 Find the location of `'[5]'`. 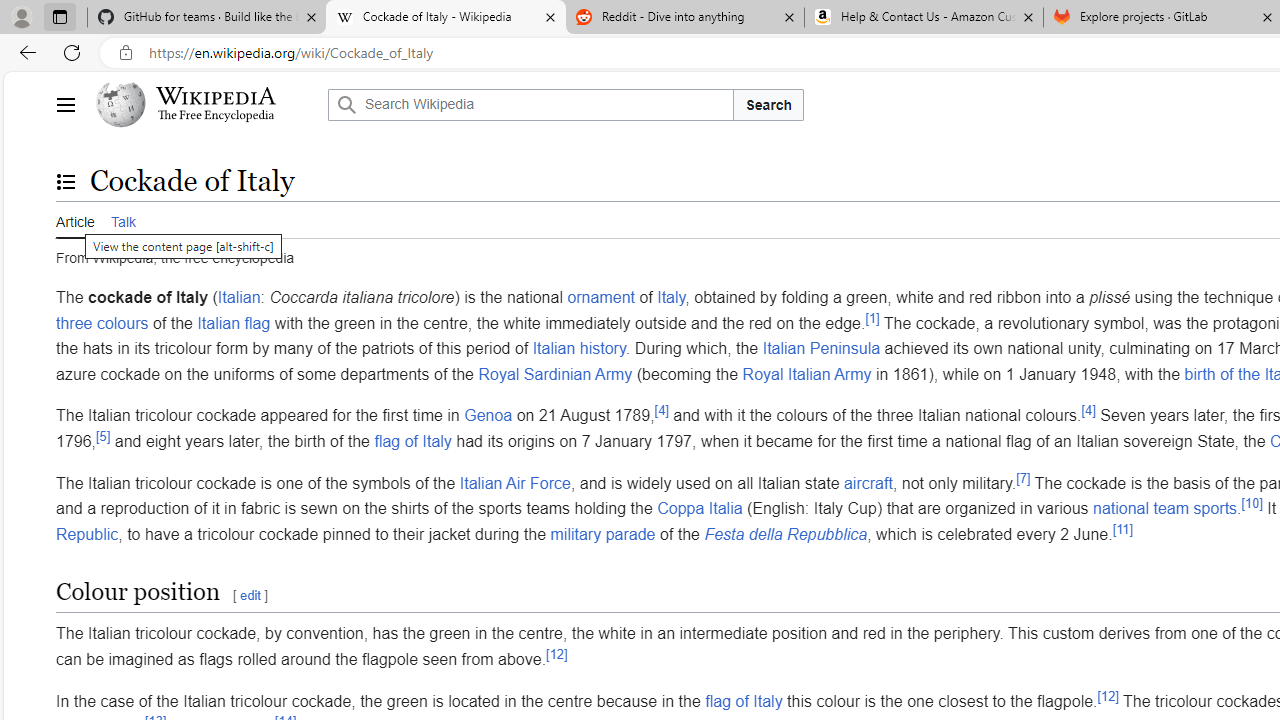

'[5]' is located at coordinates (102, 434).